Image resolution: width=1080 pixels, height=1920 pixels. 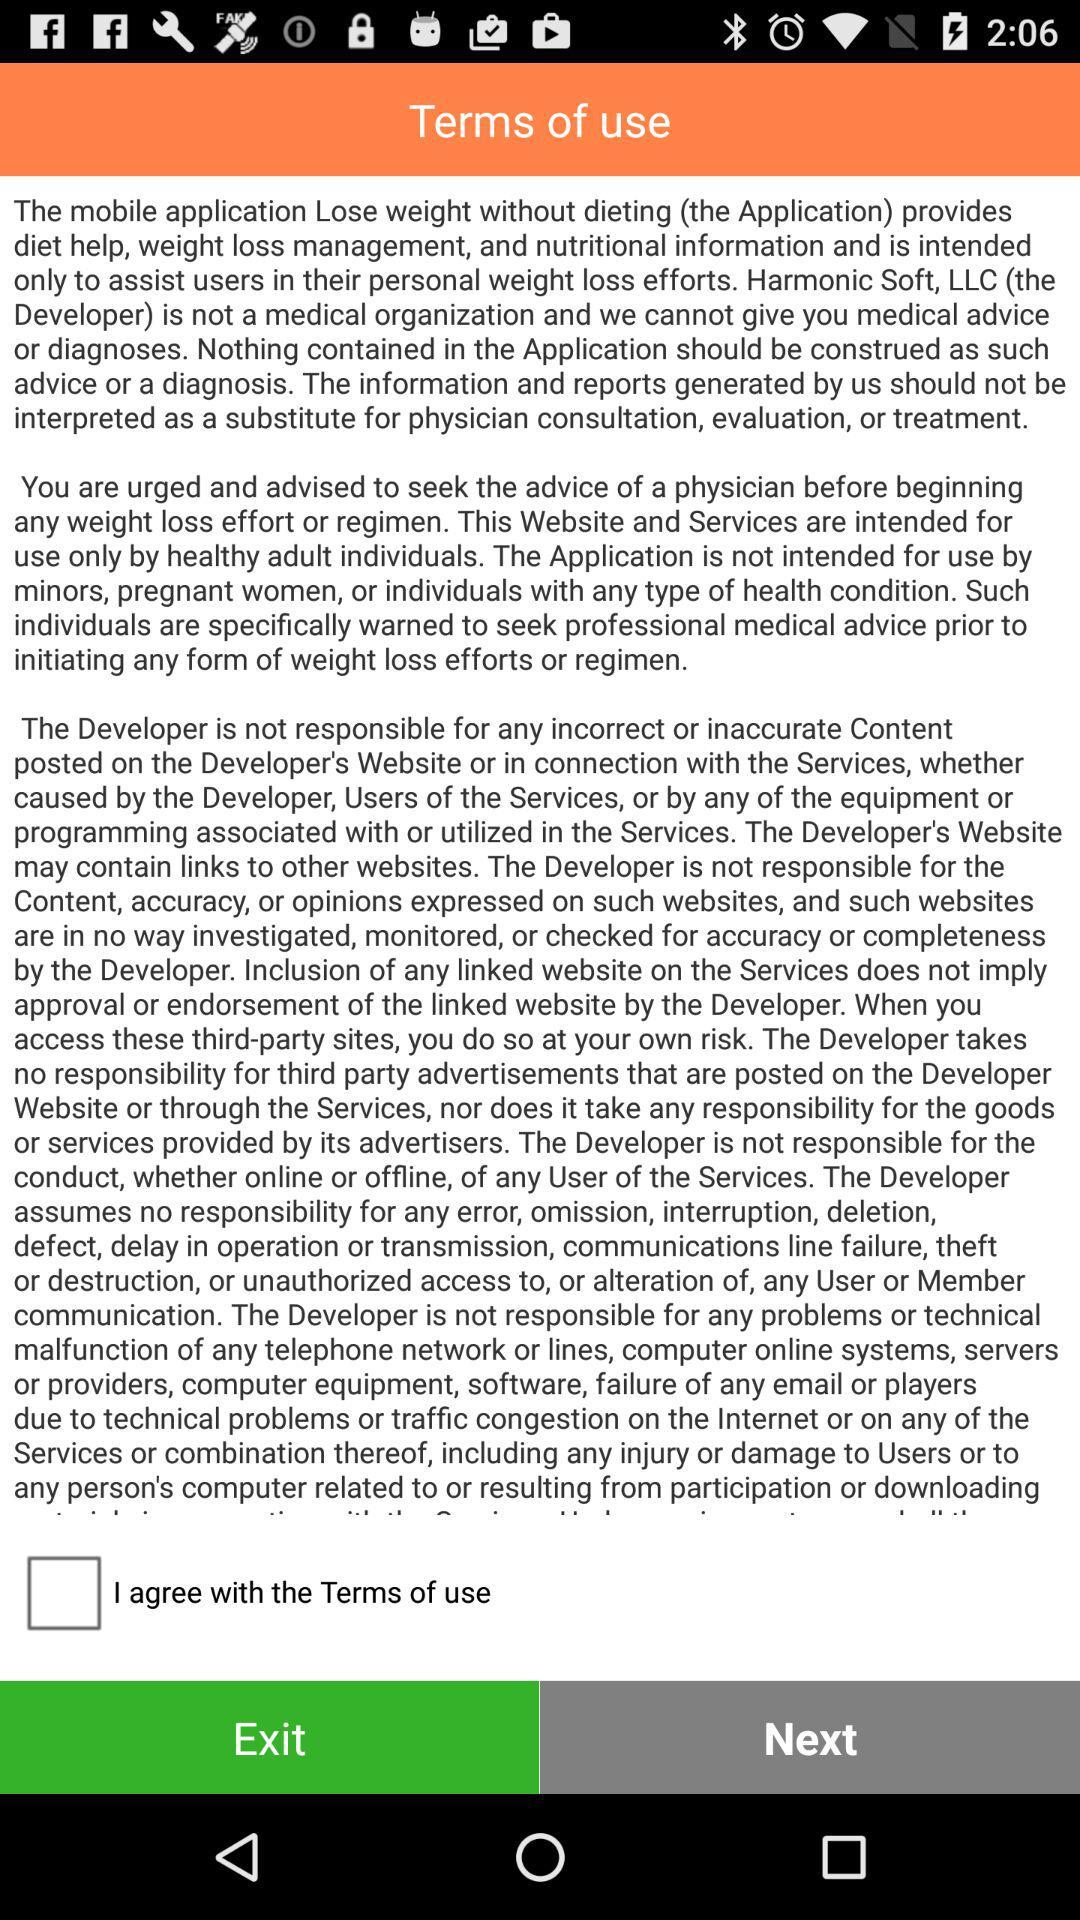 I want to click on next, so click(x=810, y=1736).